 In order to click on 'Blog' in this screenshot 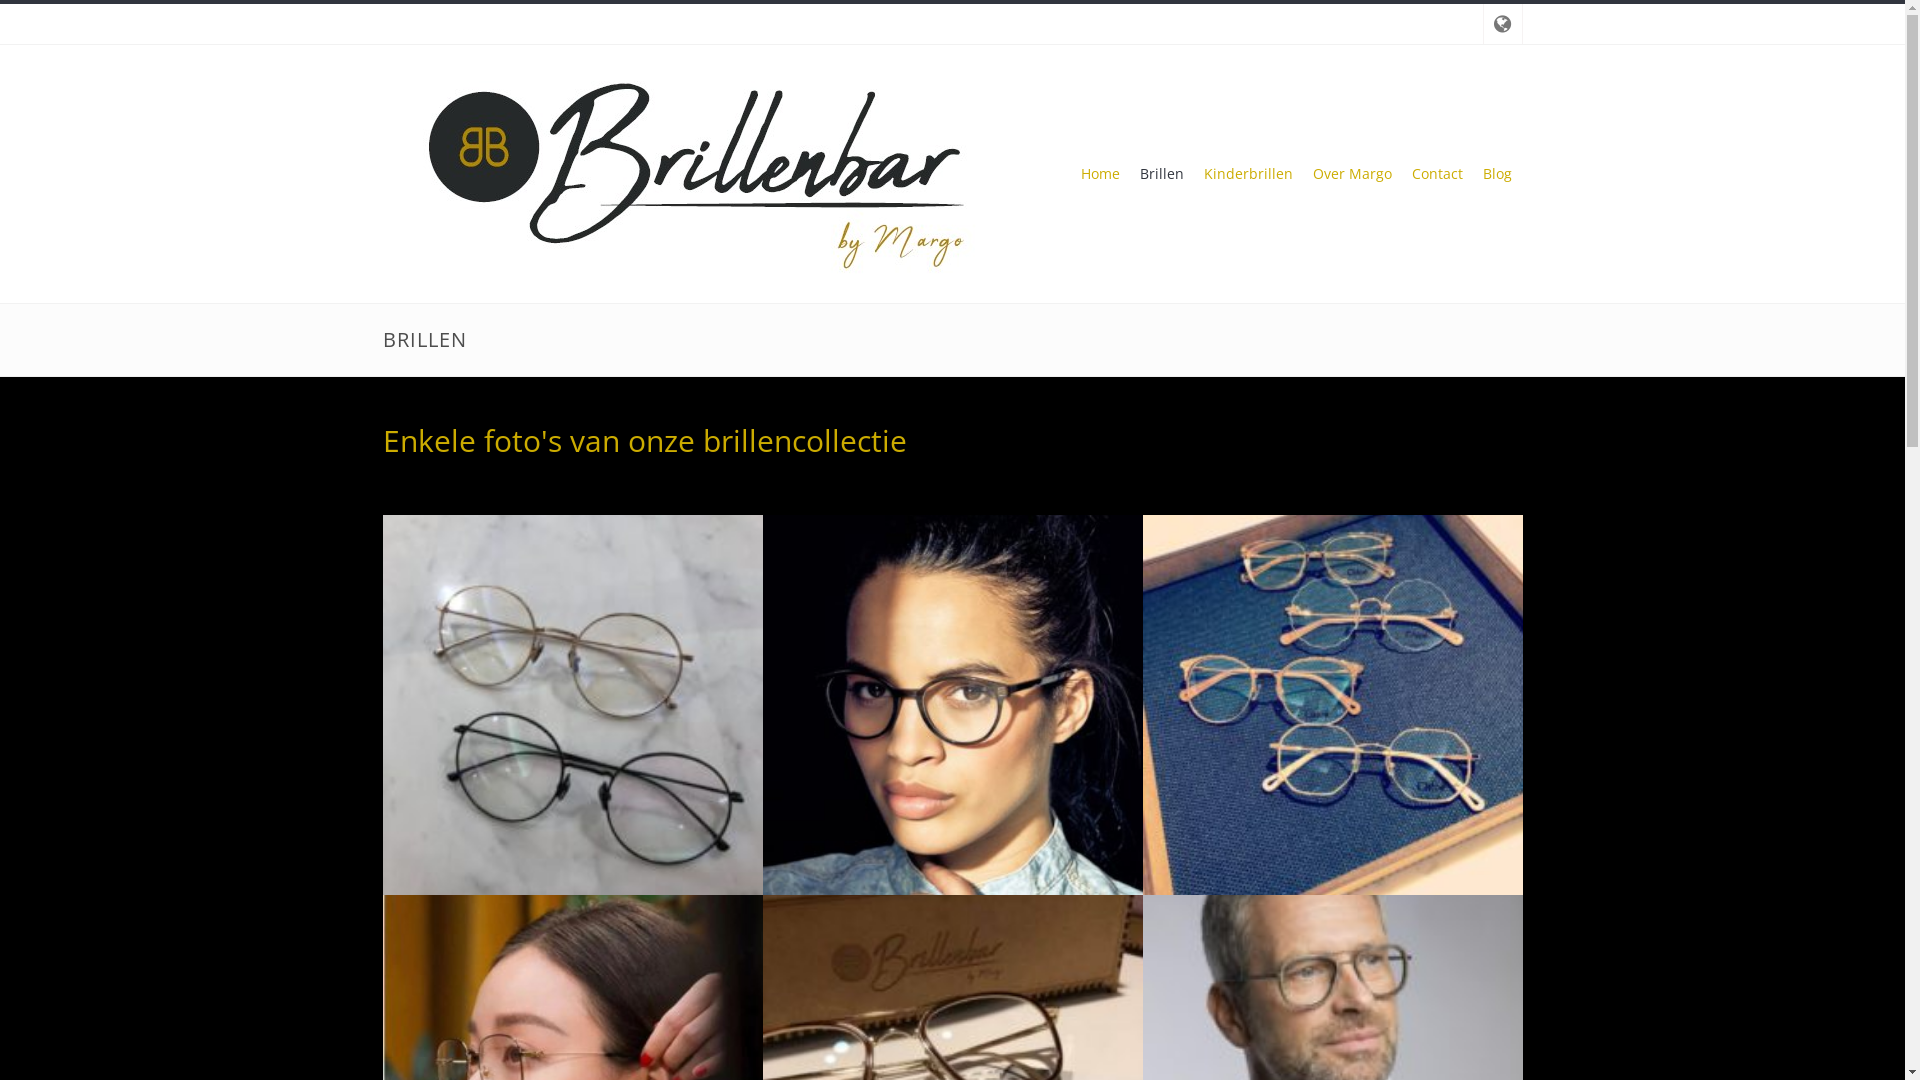, I will do `click(1497, 172)`.